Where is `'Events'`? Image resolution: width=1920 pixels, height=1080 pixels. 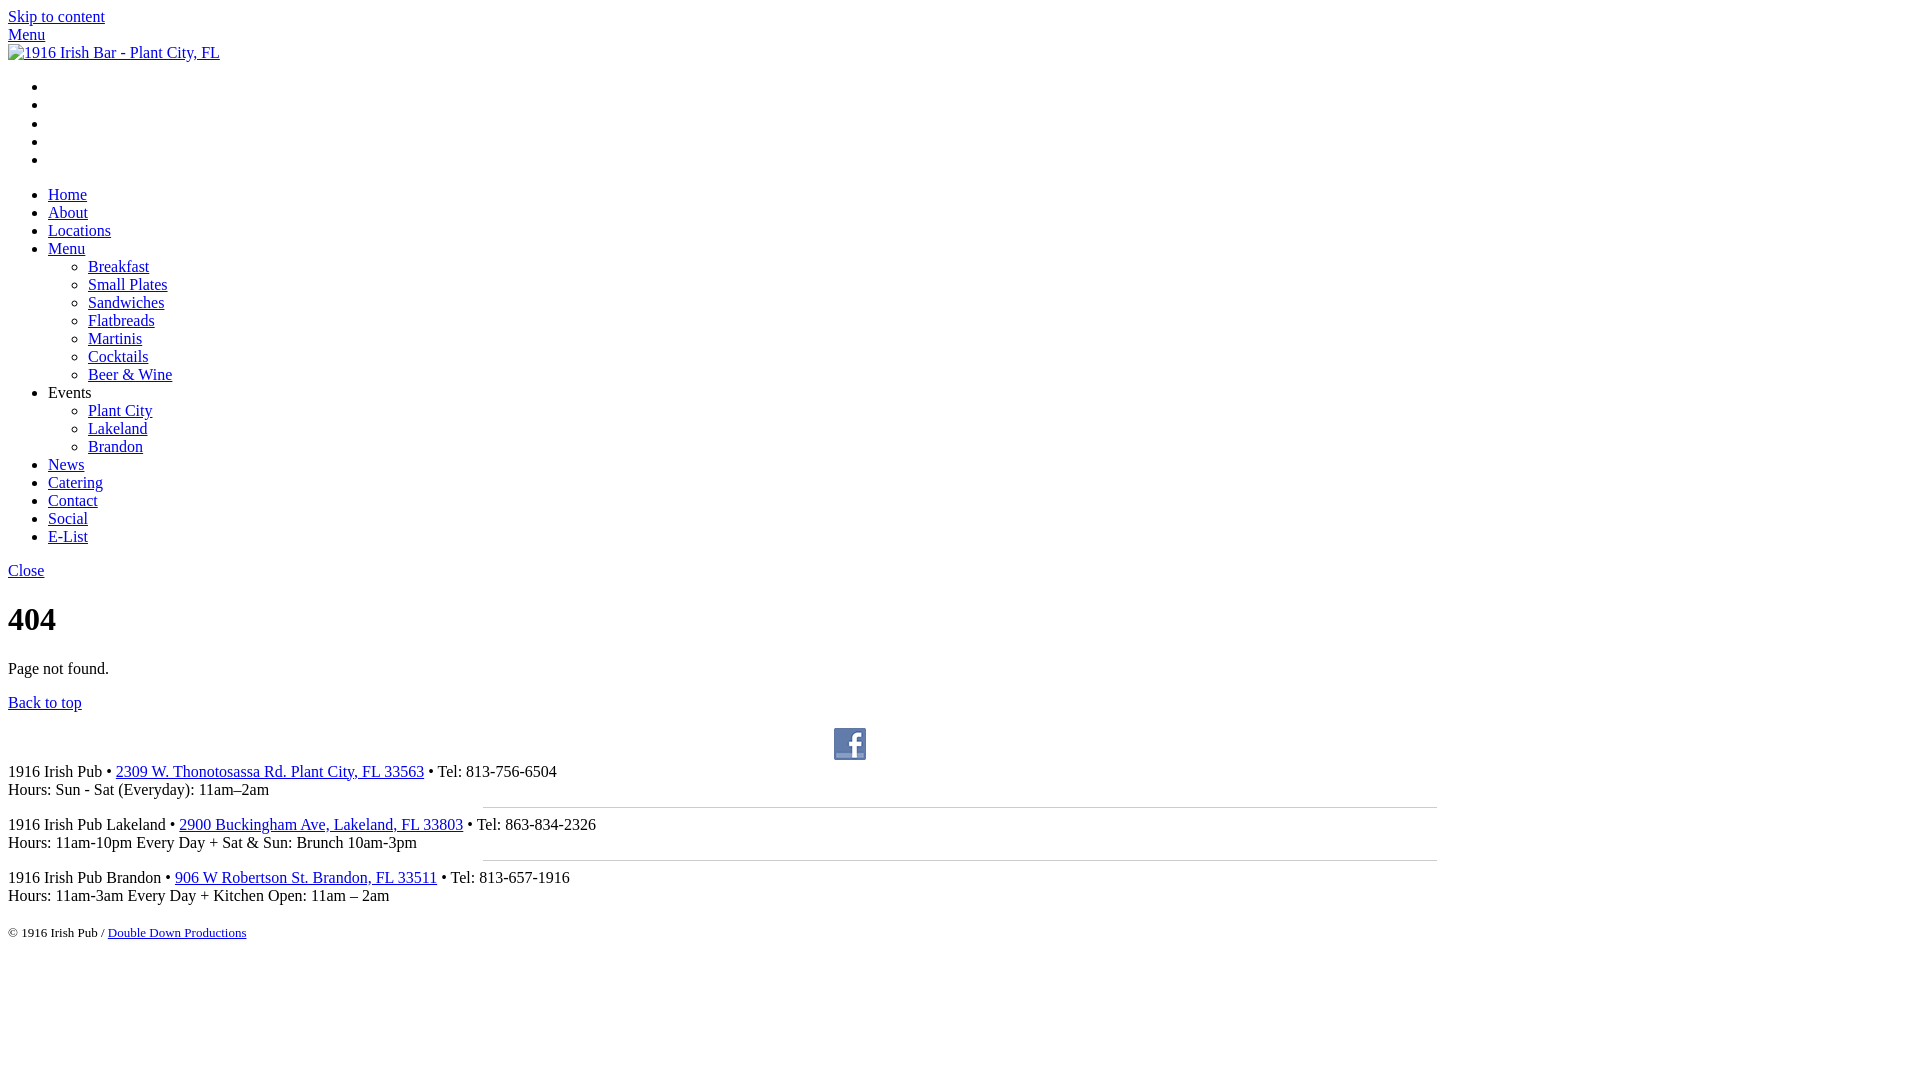
'Events' is located at coordinates (48, 392).